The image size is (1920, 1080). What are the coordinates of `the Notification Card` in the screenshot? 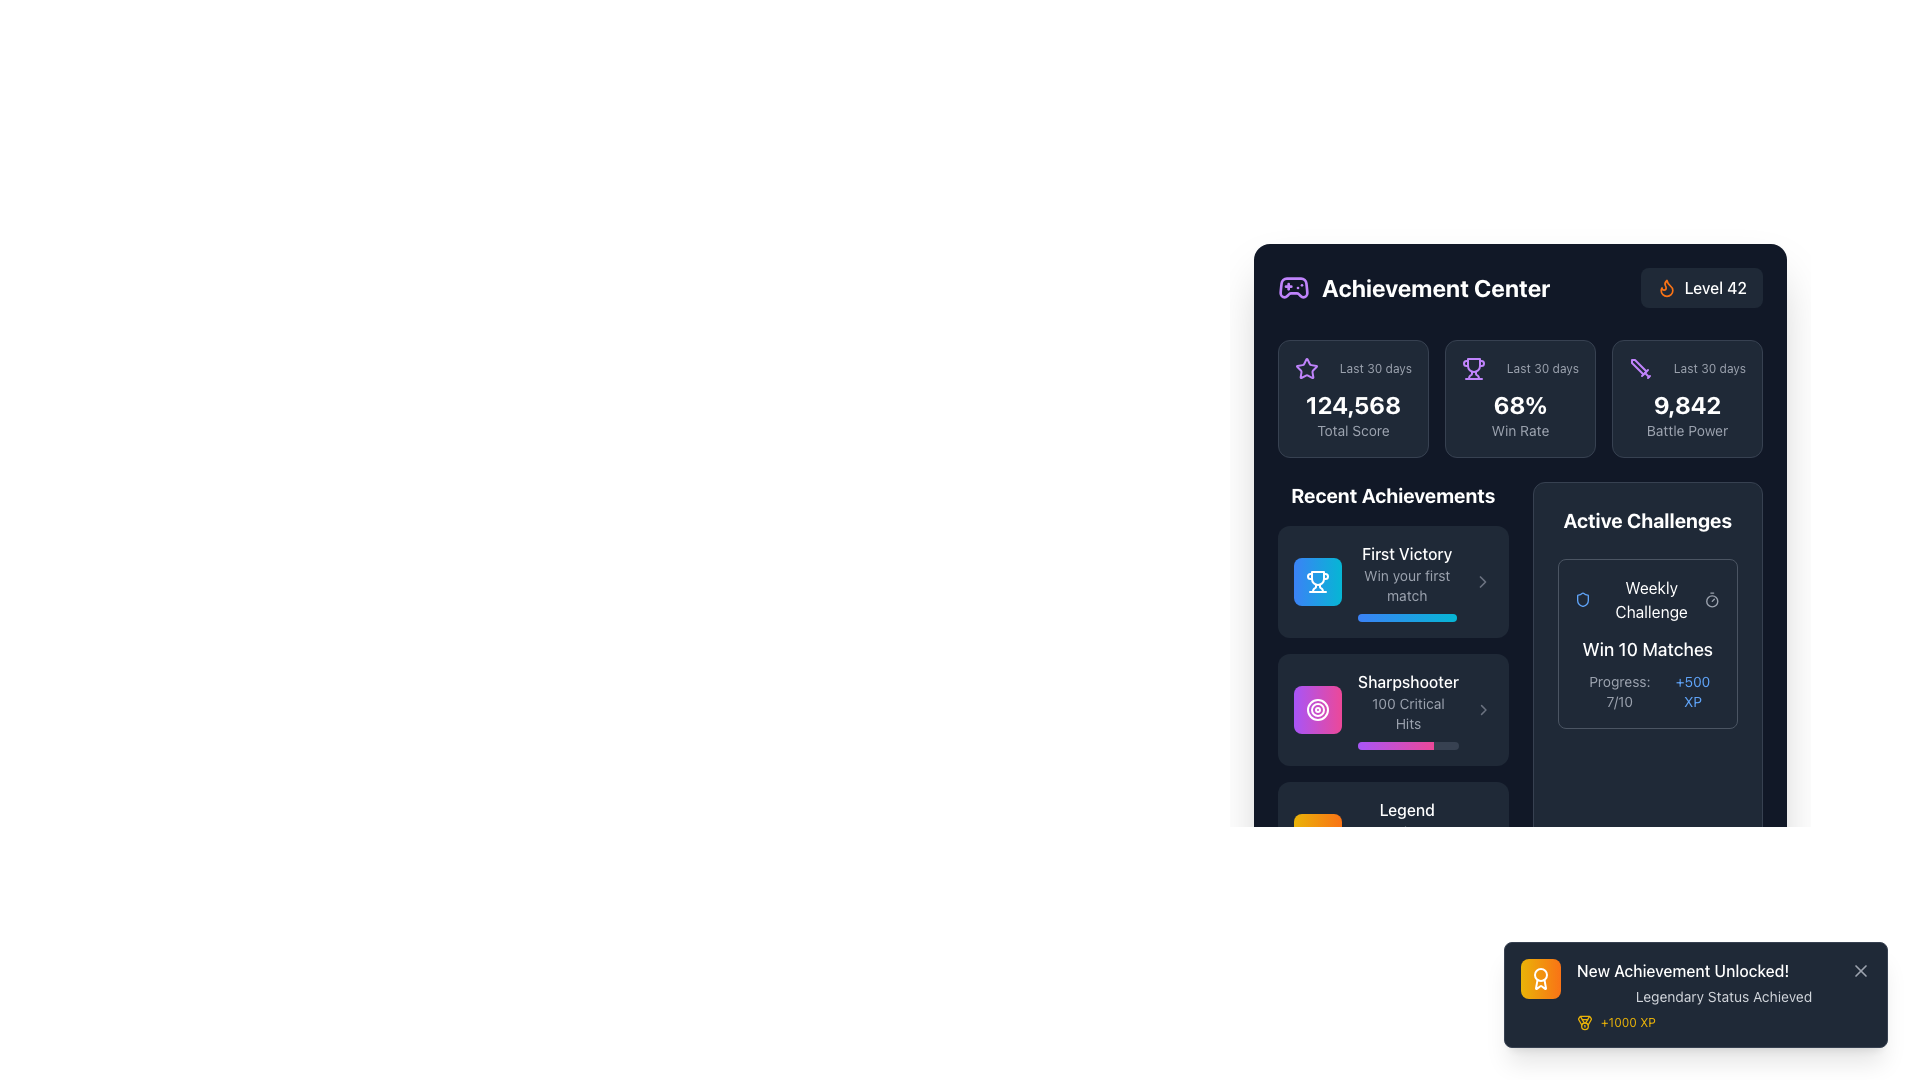 It's located at (1694, 995).